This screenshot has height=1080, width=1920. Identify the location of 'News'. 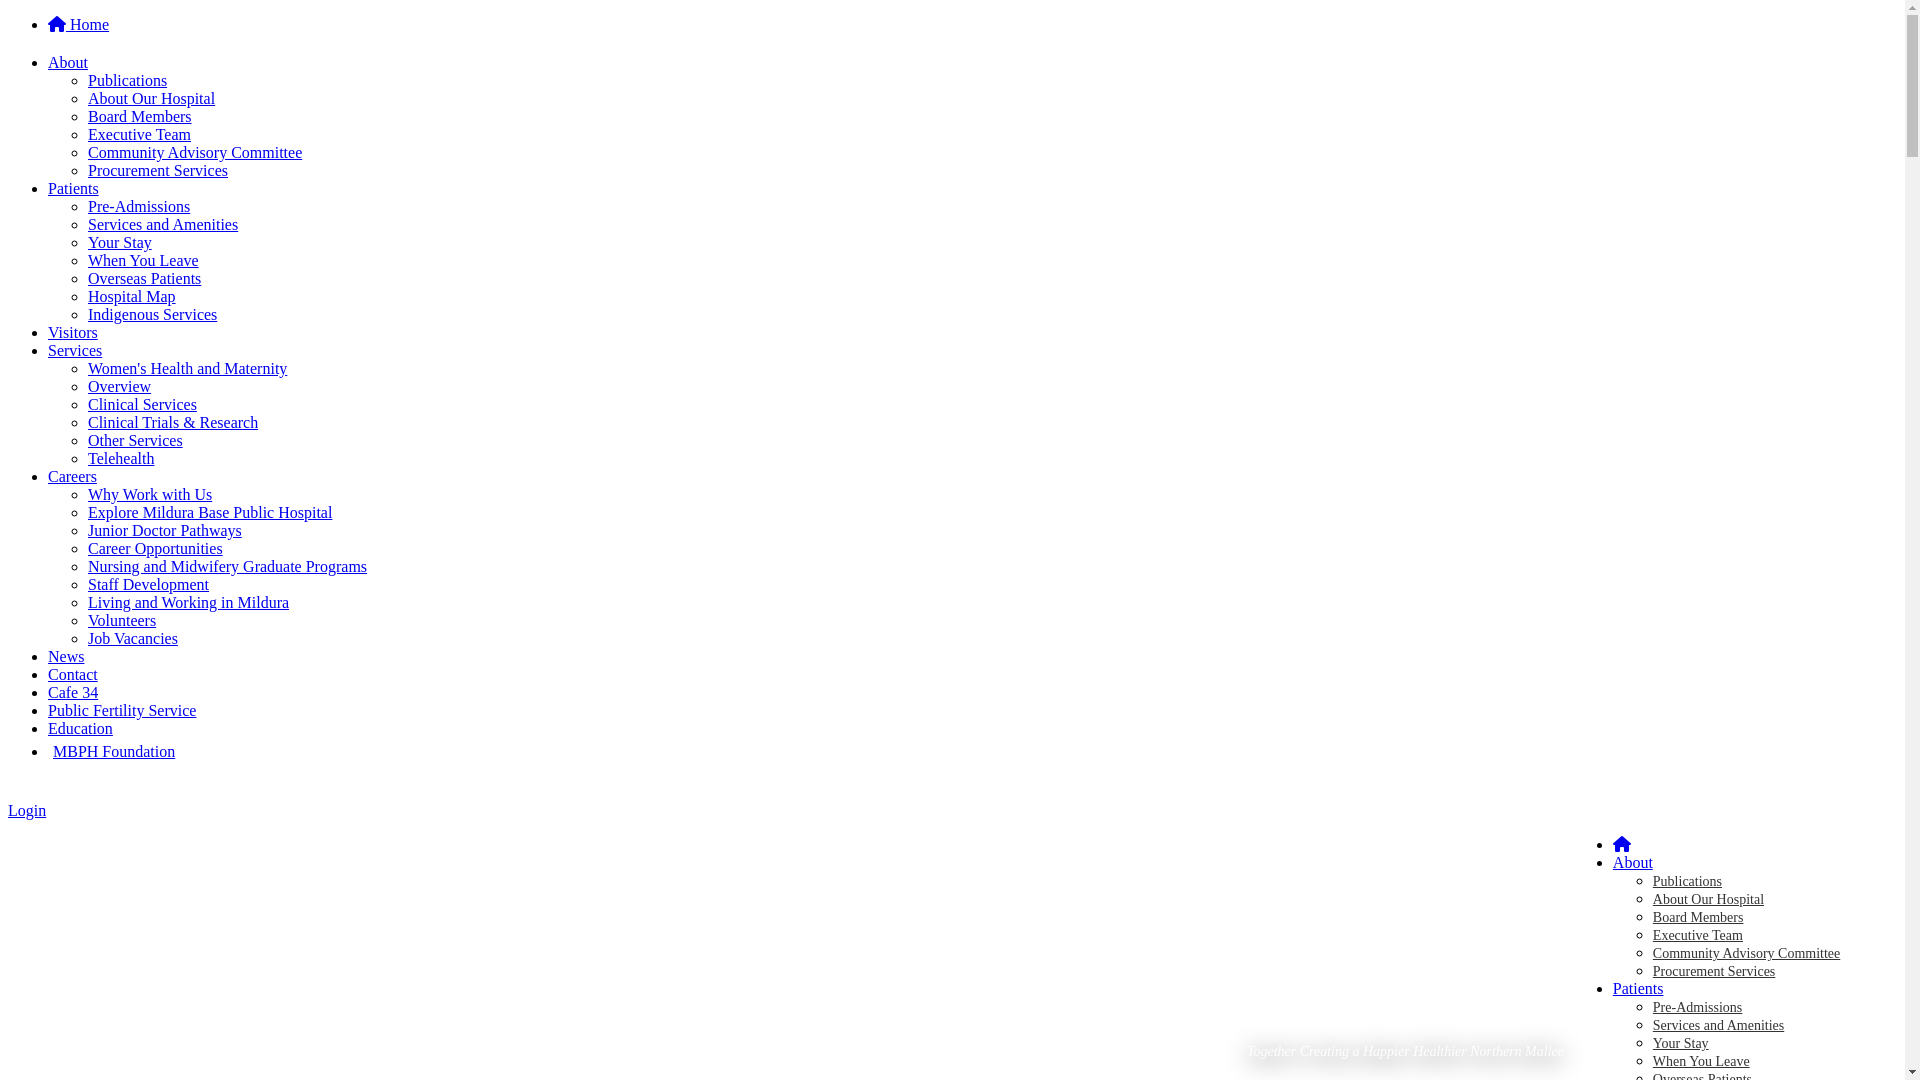
(66, 656).